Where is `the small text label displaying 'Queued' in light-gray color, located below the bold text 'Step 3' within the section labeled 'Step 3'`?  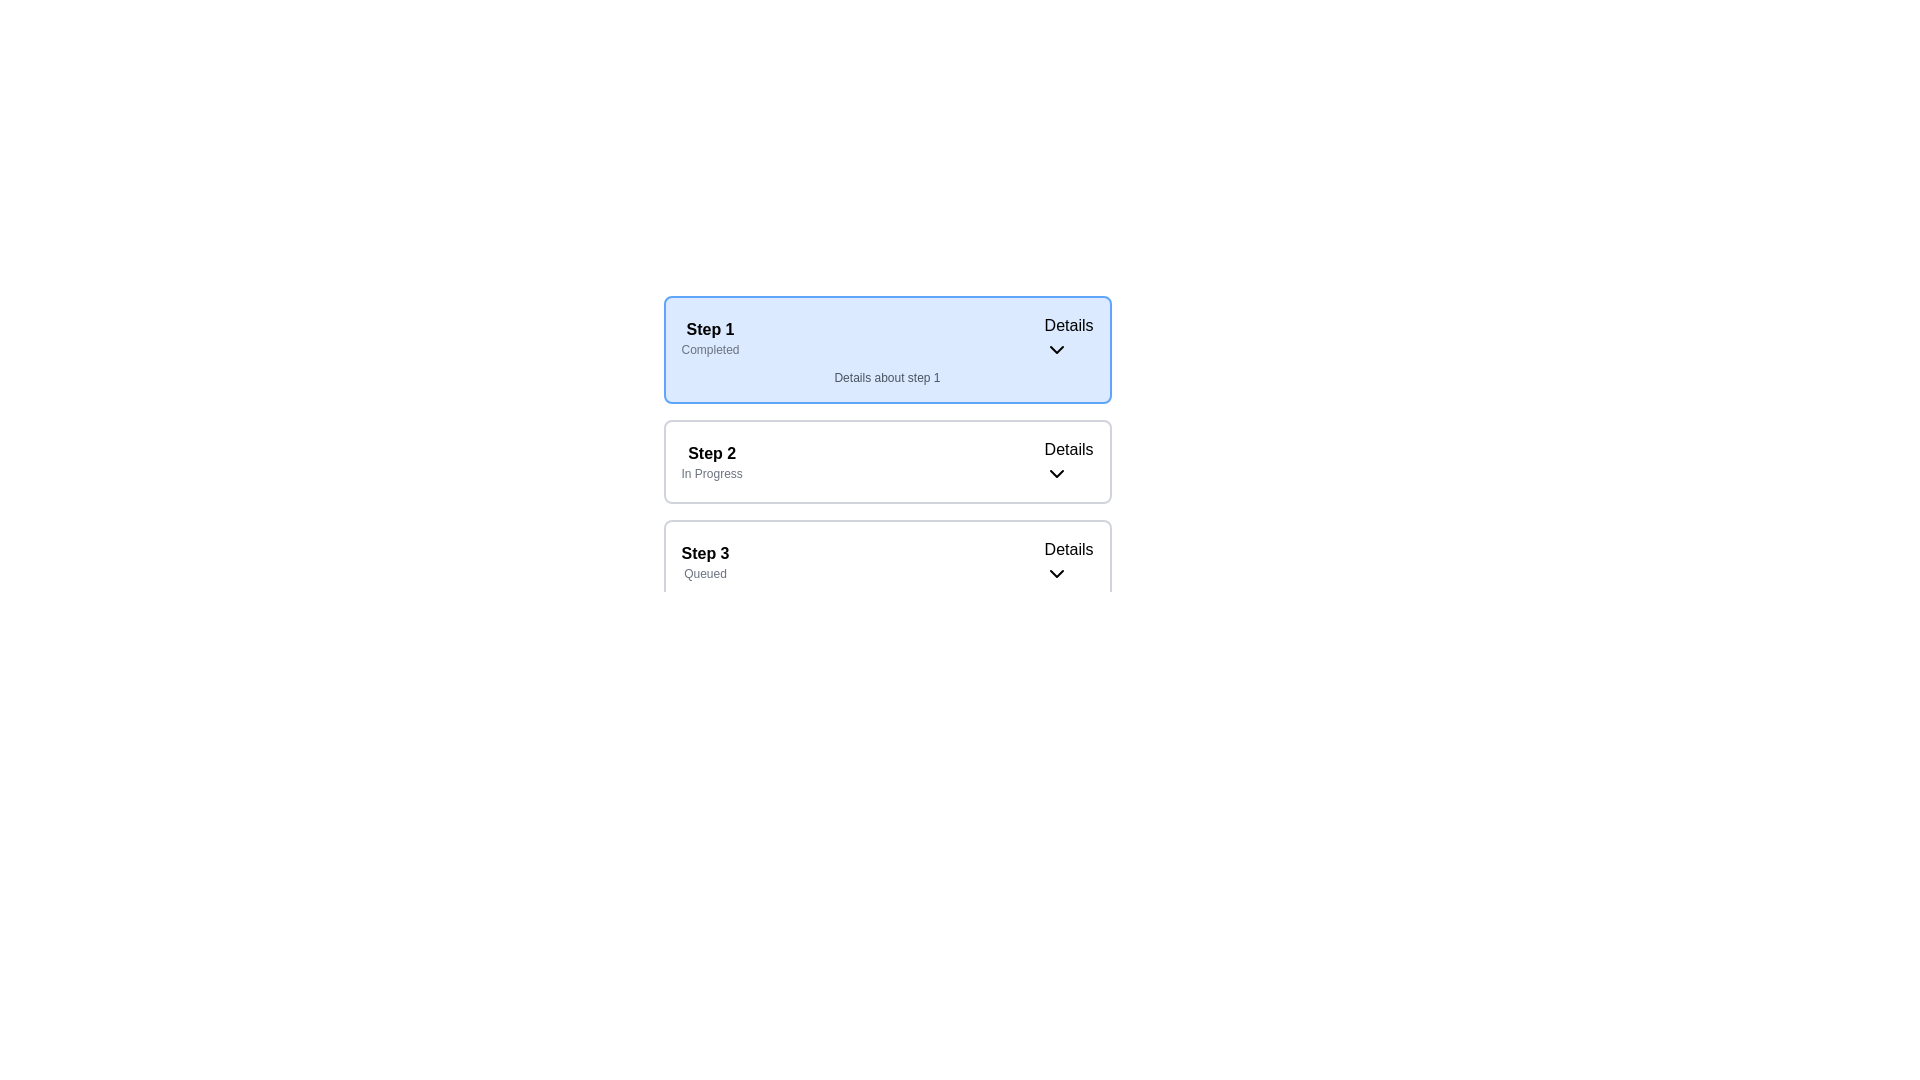
the small text label displaying 'Queued' in light-gray color, located below the bold text 'Step 3' within the section labeled 'Step 3' is located at coordinates (705, 574).